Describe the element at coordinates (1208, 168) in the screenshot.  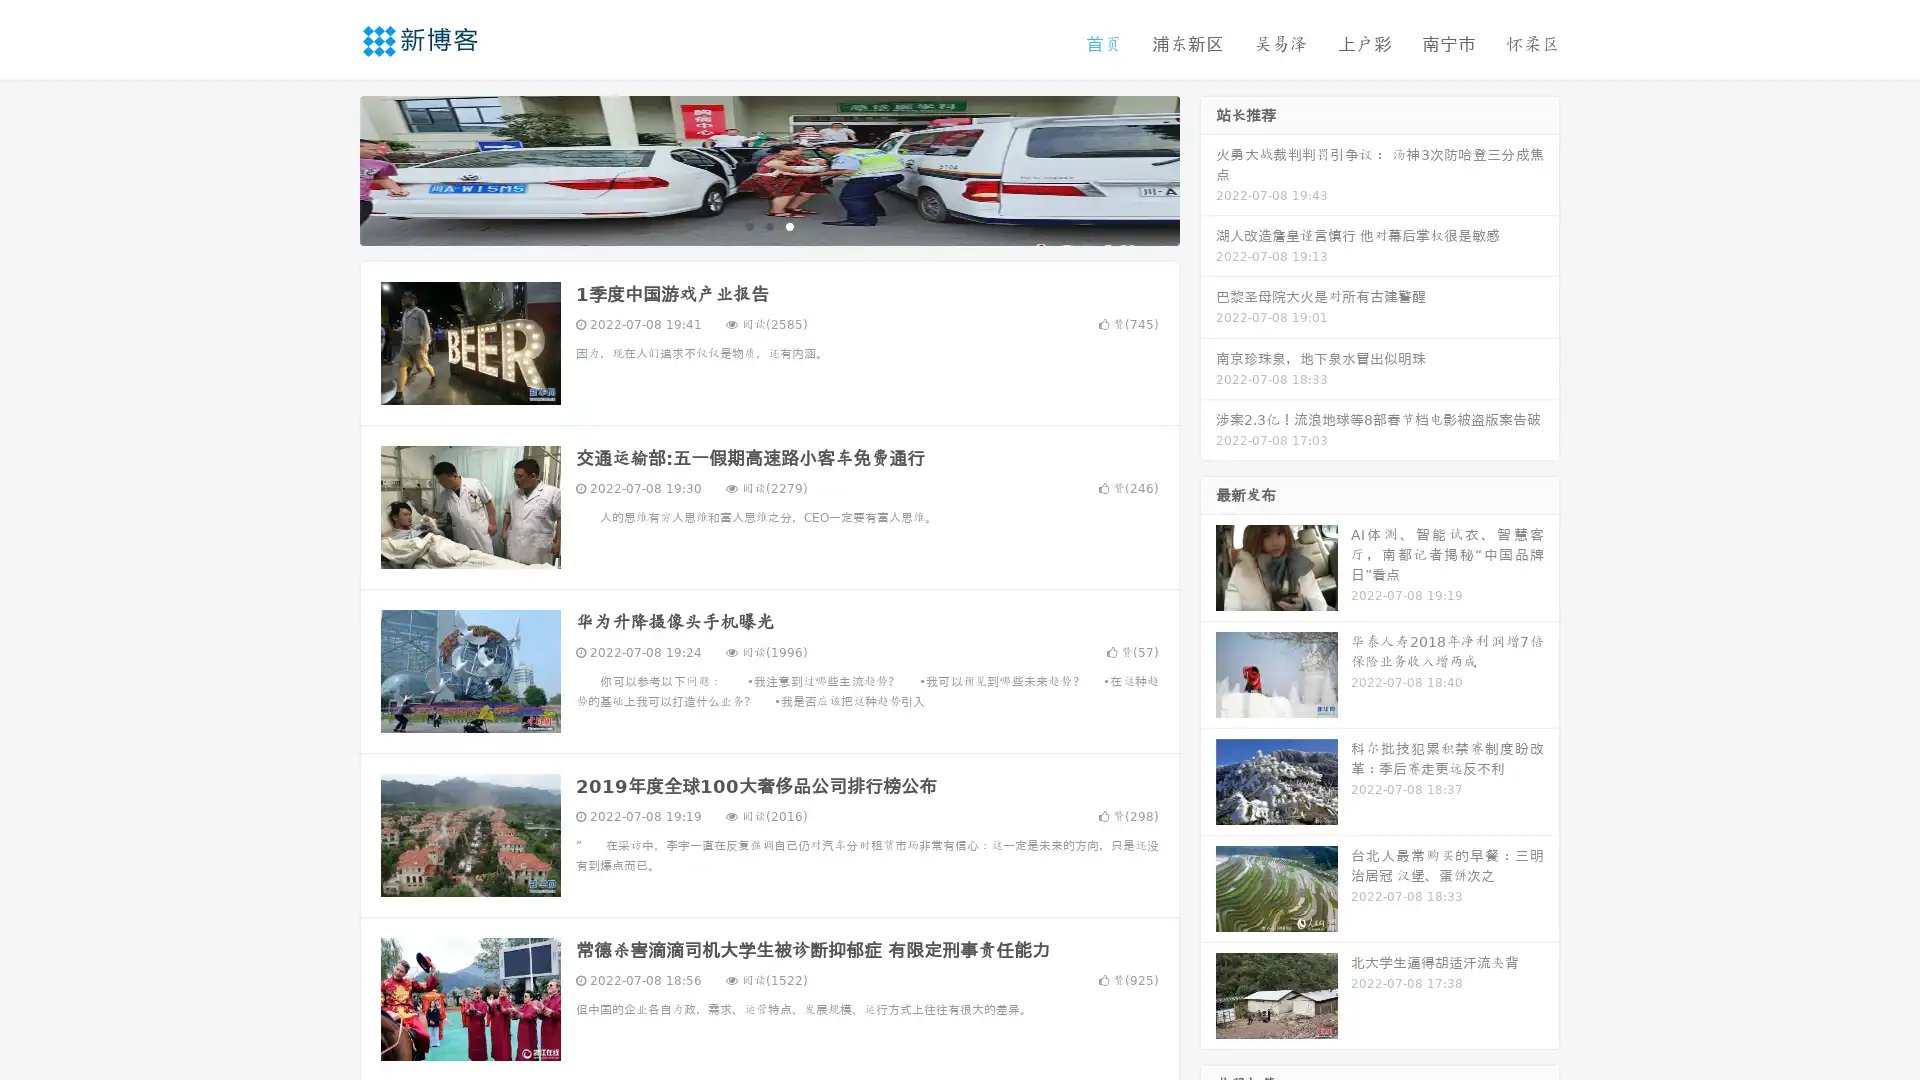
I see `Next slide` at that location.